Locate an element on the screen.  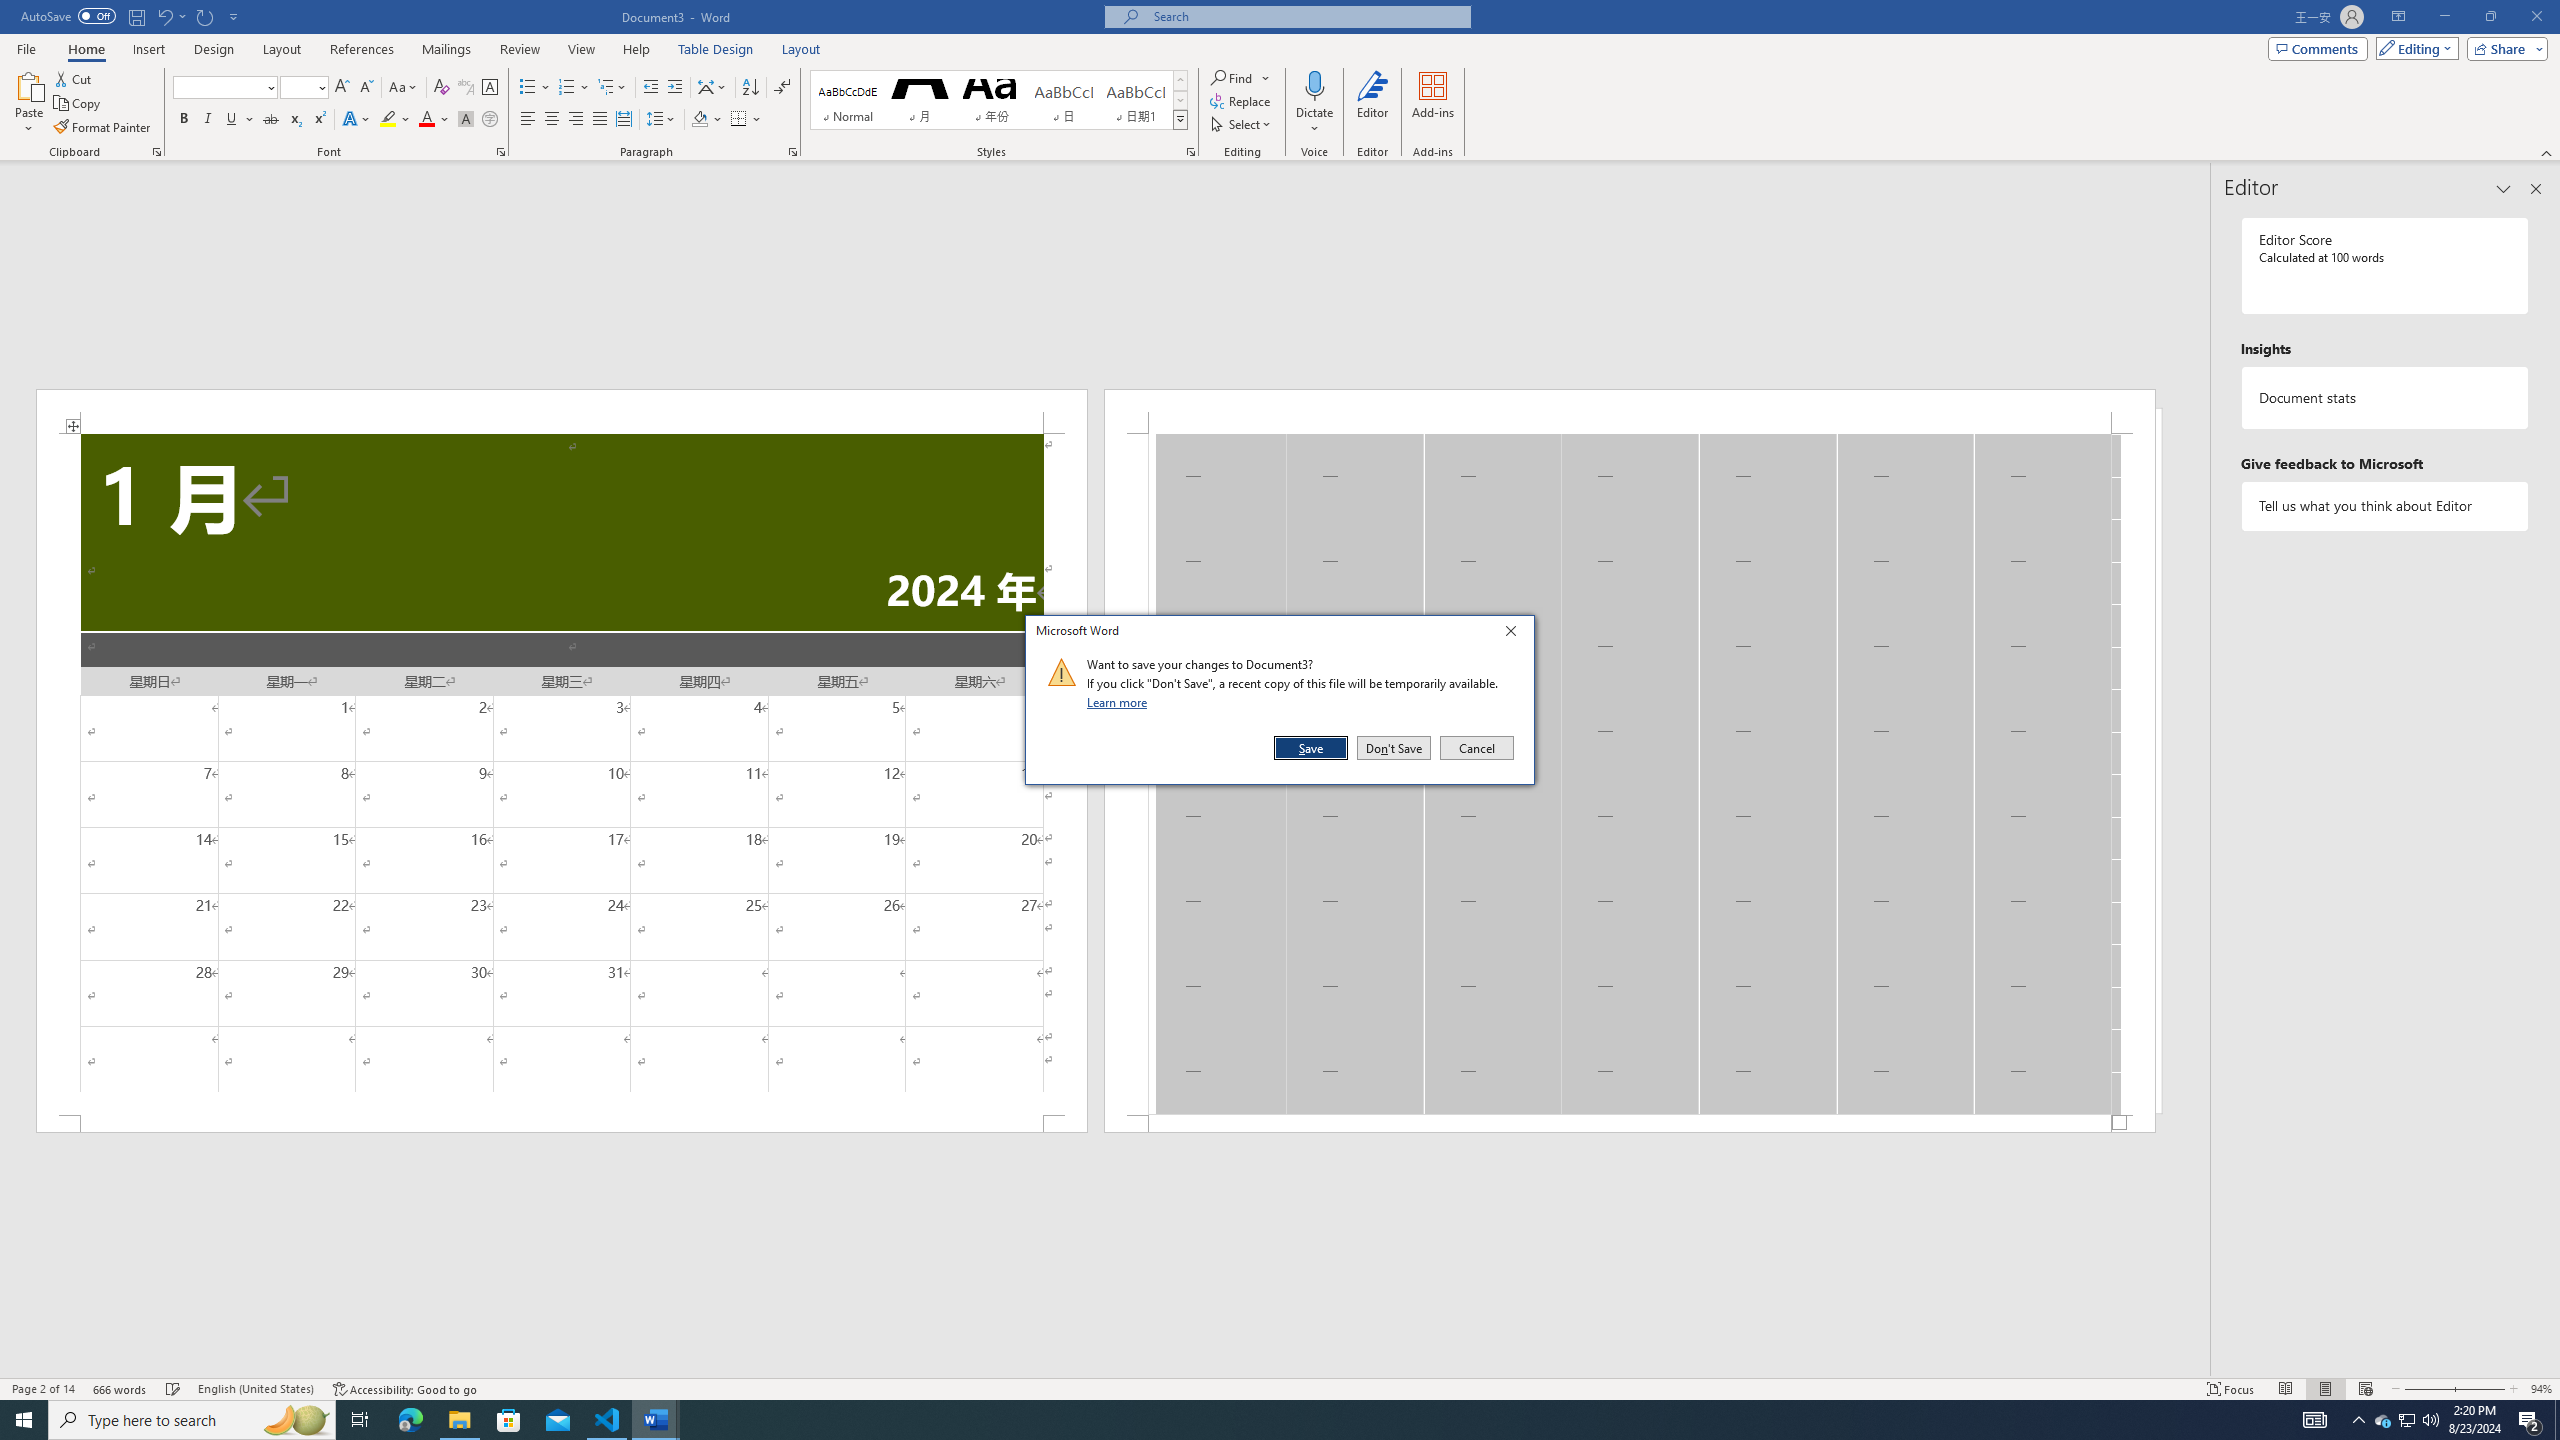
'Text Effects and Typography' is located at coordinates (354, 118).